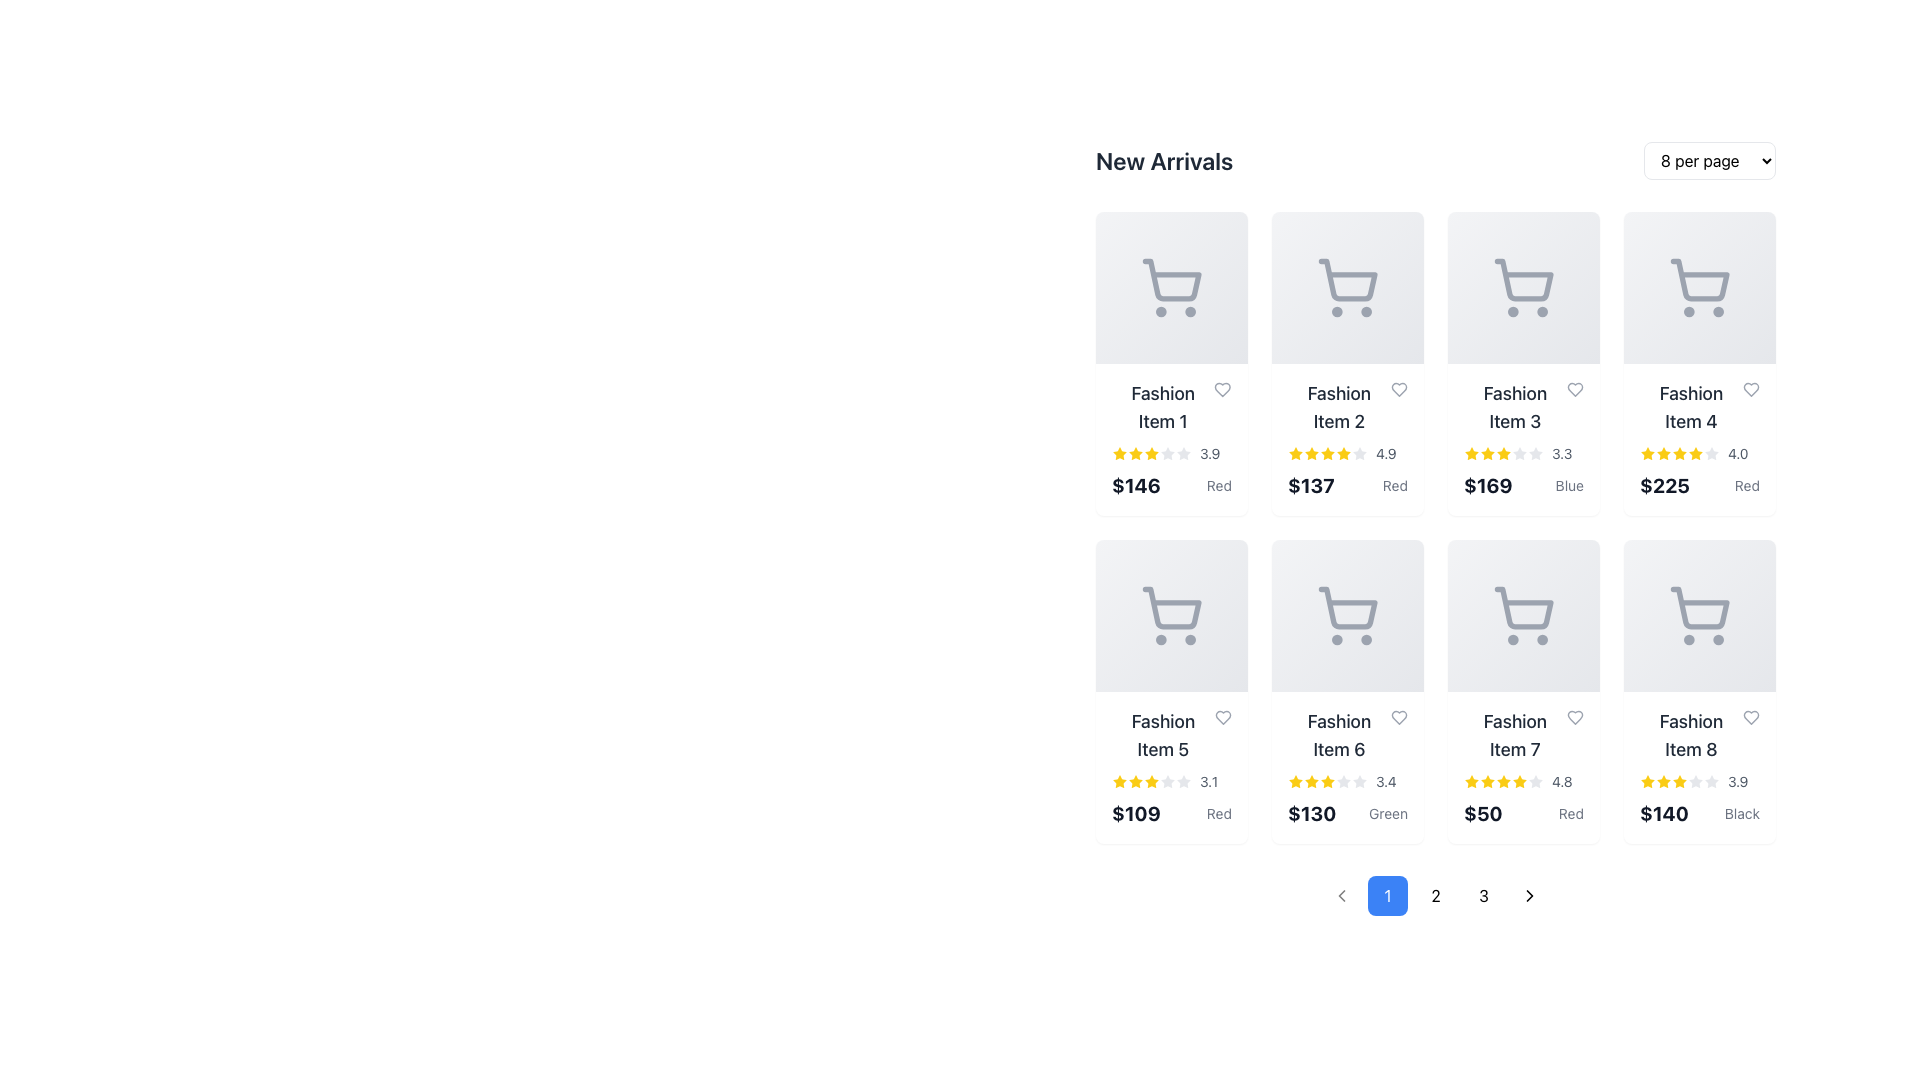 This screenshot has height=1080, width=1920. I want to click on the chevron arrow icon located at the bottom right of the navigation interface, so click(1529, 894).